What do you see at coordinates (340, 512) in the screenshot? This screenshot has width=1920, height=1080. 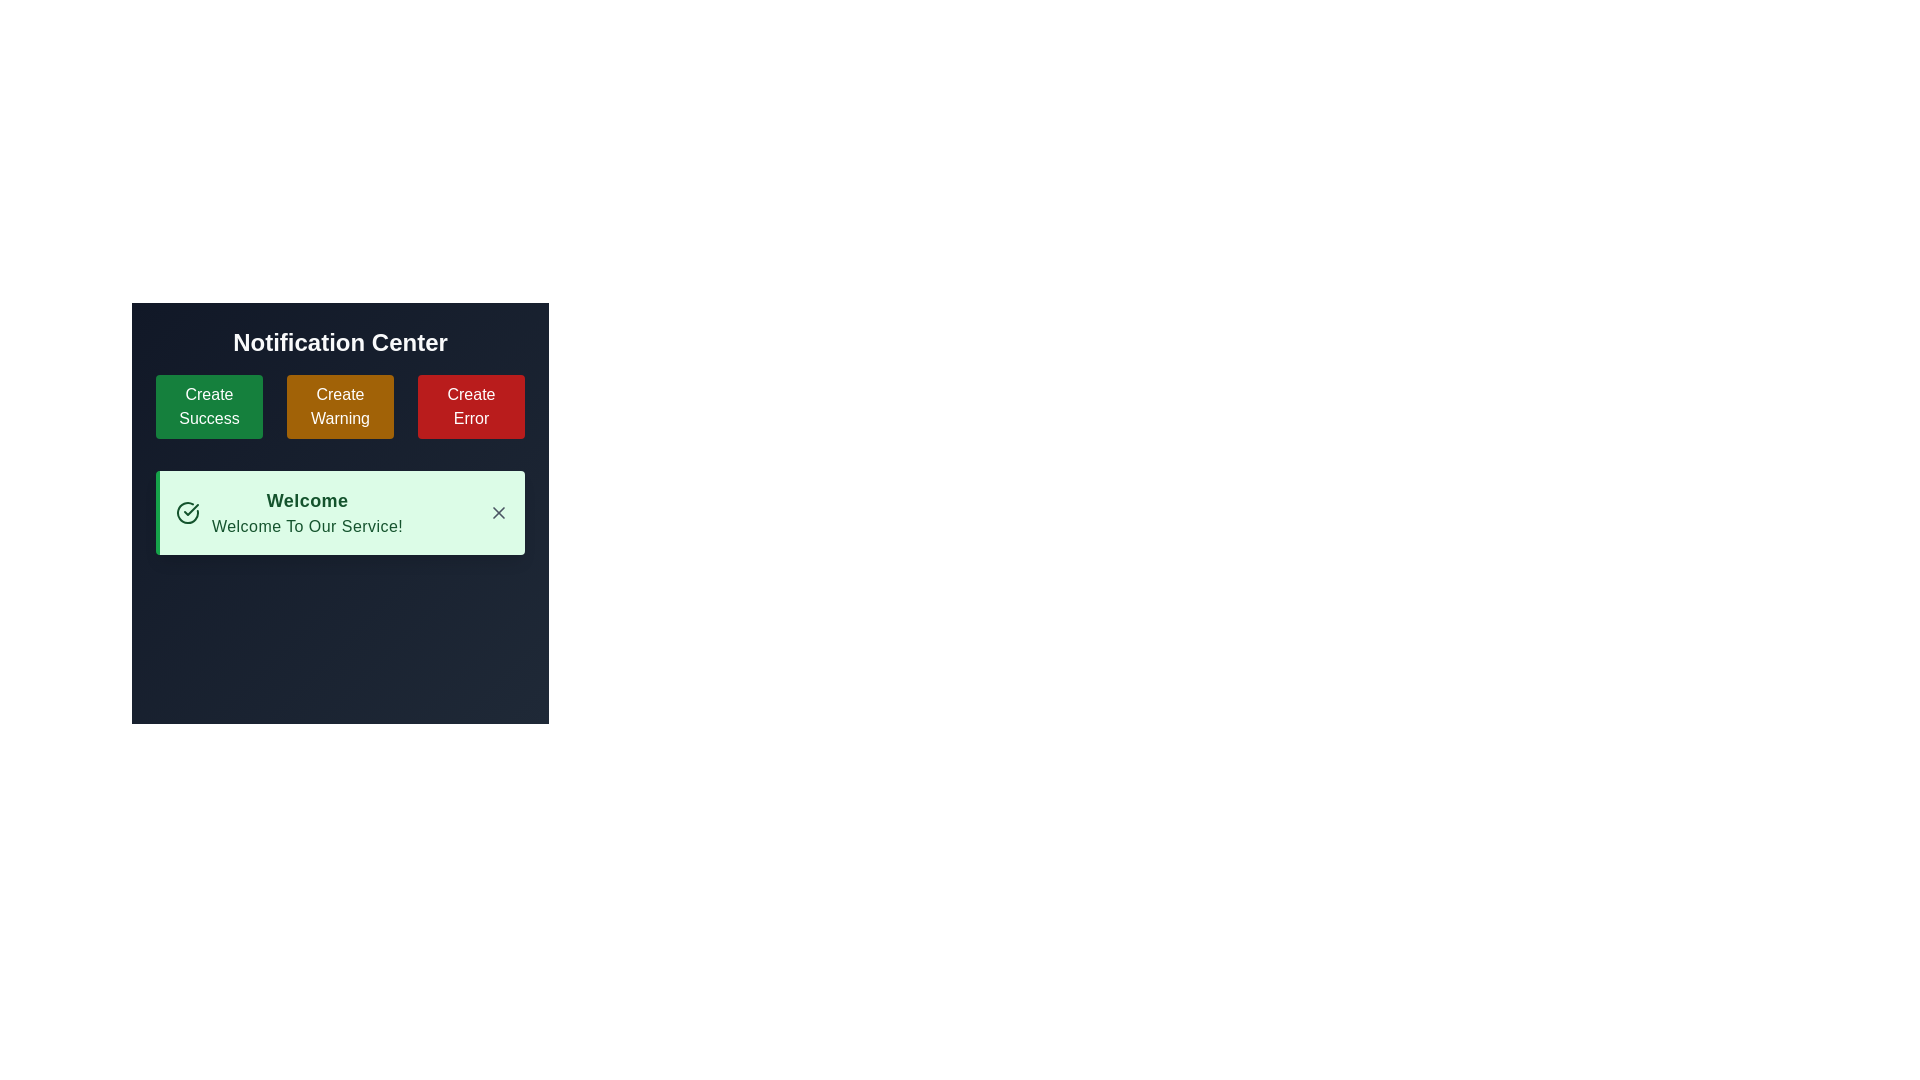 I see `the white notification box displaying the title 'Welcome' and the message 'Welcome to our service!' located in the bottom half of the 'Notification Center'` at bounding box center [340, 512].